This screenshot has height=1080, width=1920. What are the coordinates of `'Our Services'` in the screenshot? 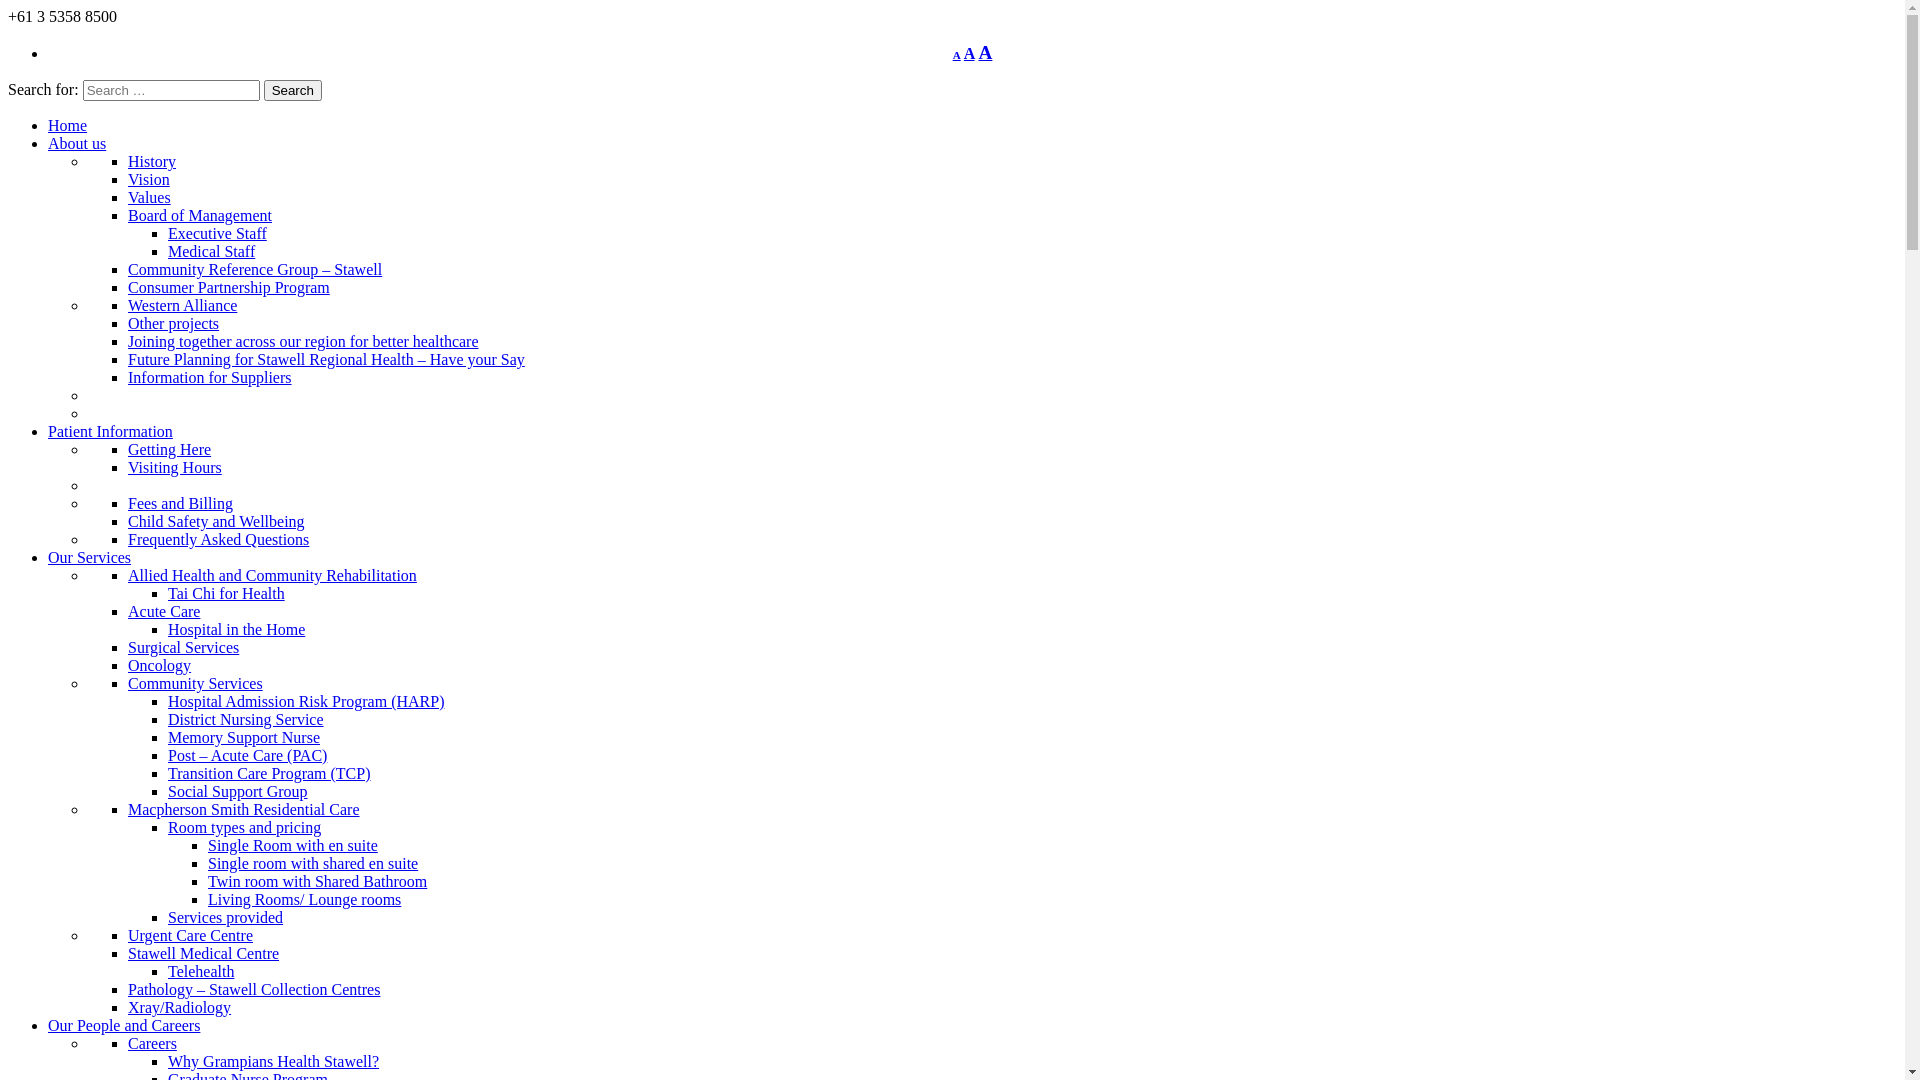 It's located at (48, 557).